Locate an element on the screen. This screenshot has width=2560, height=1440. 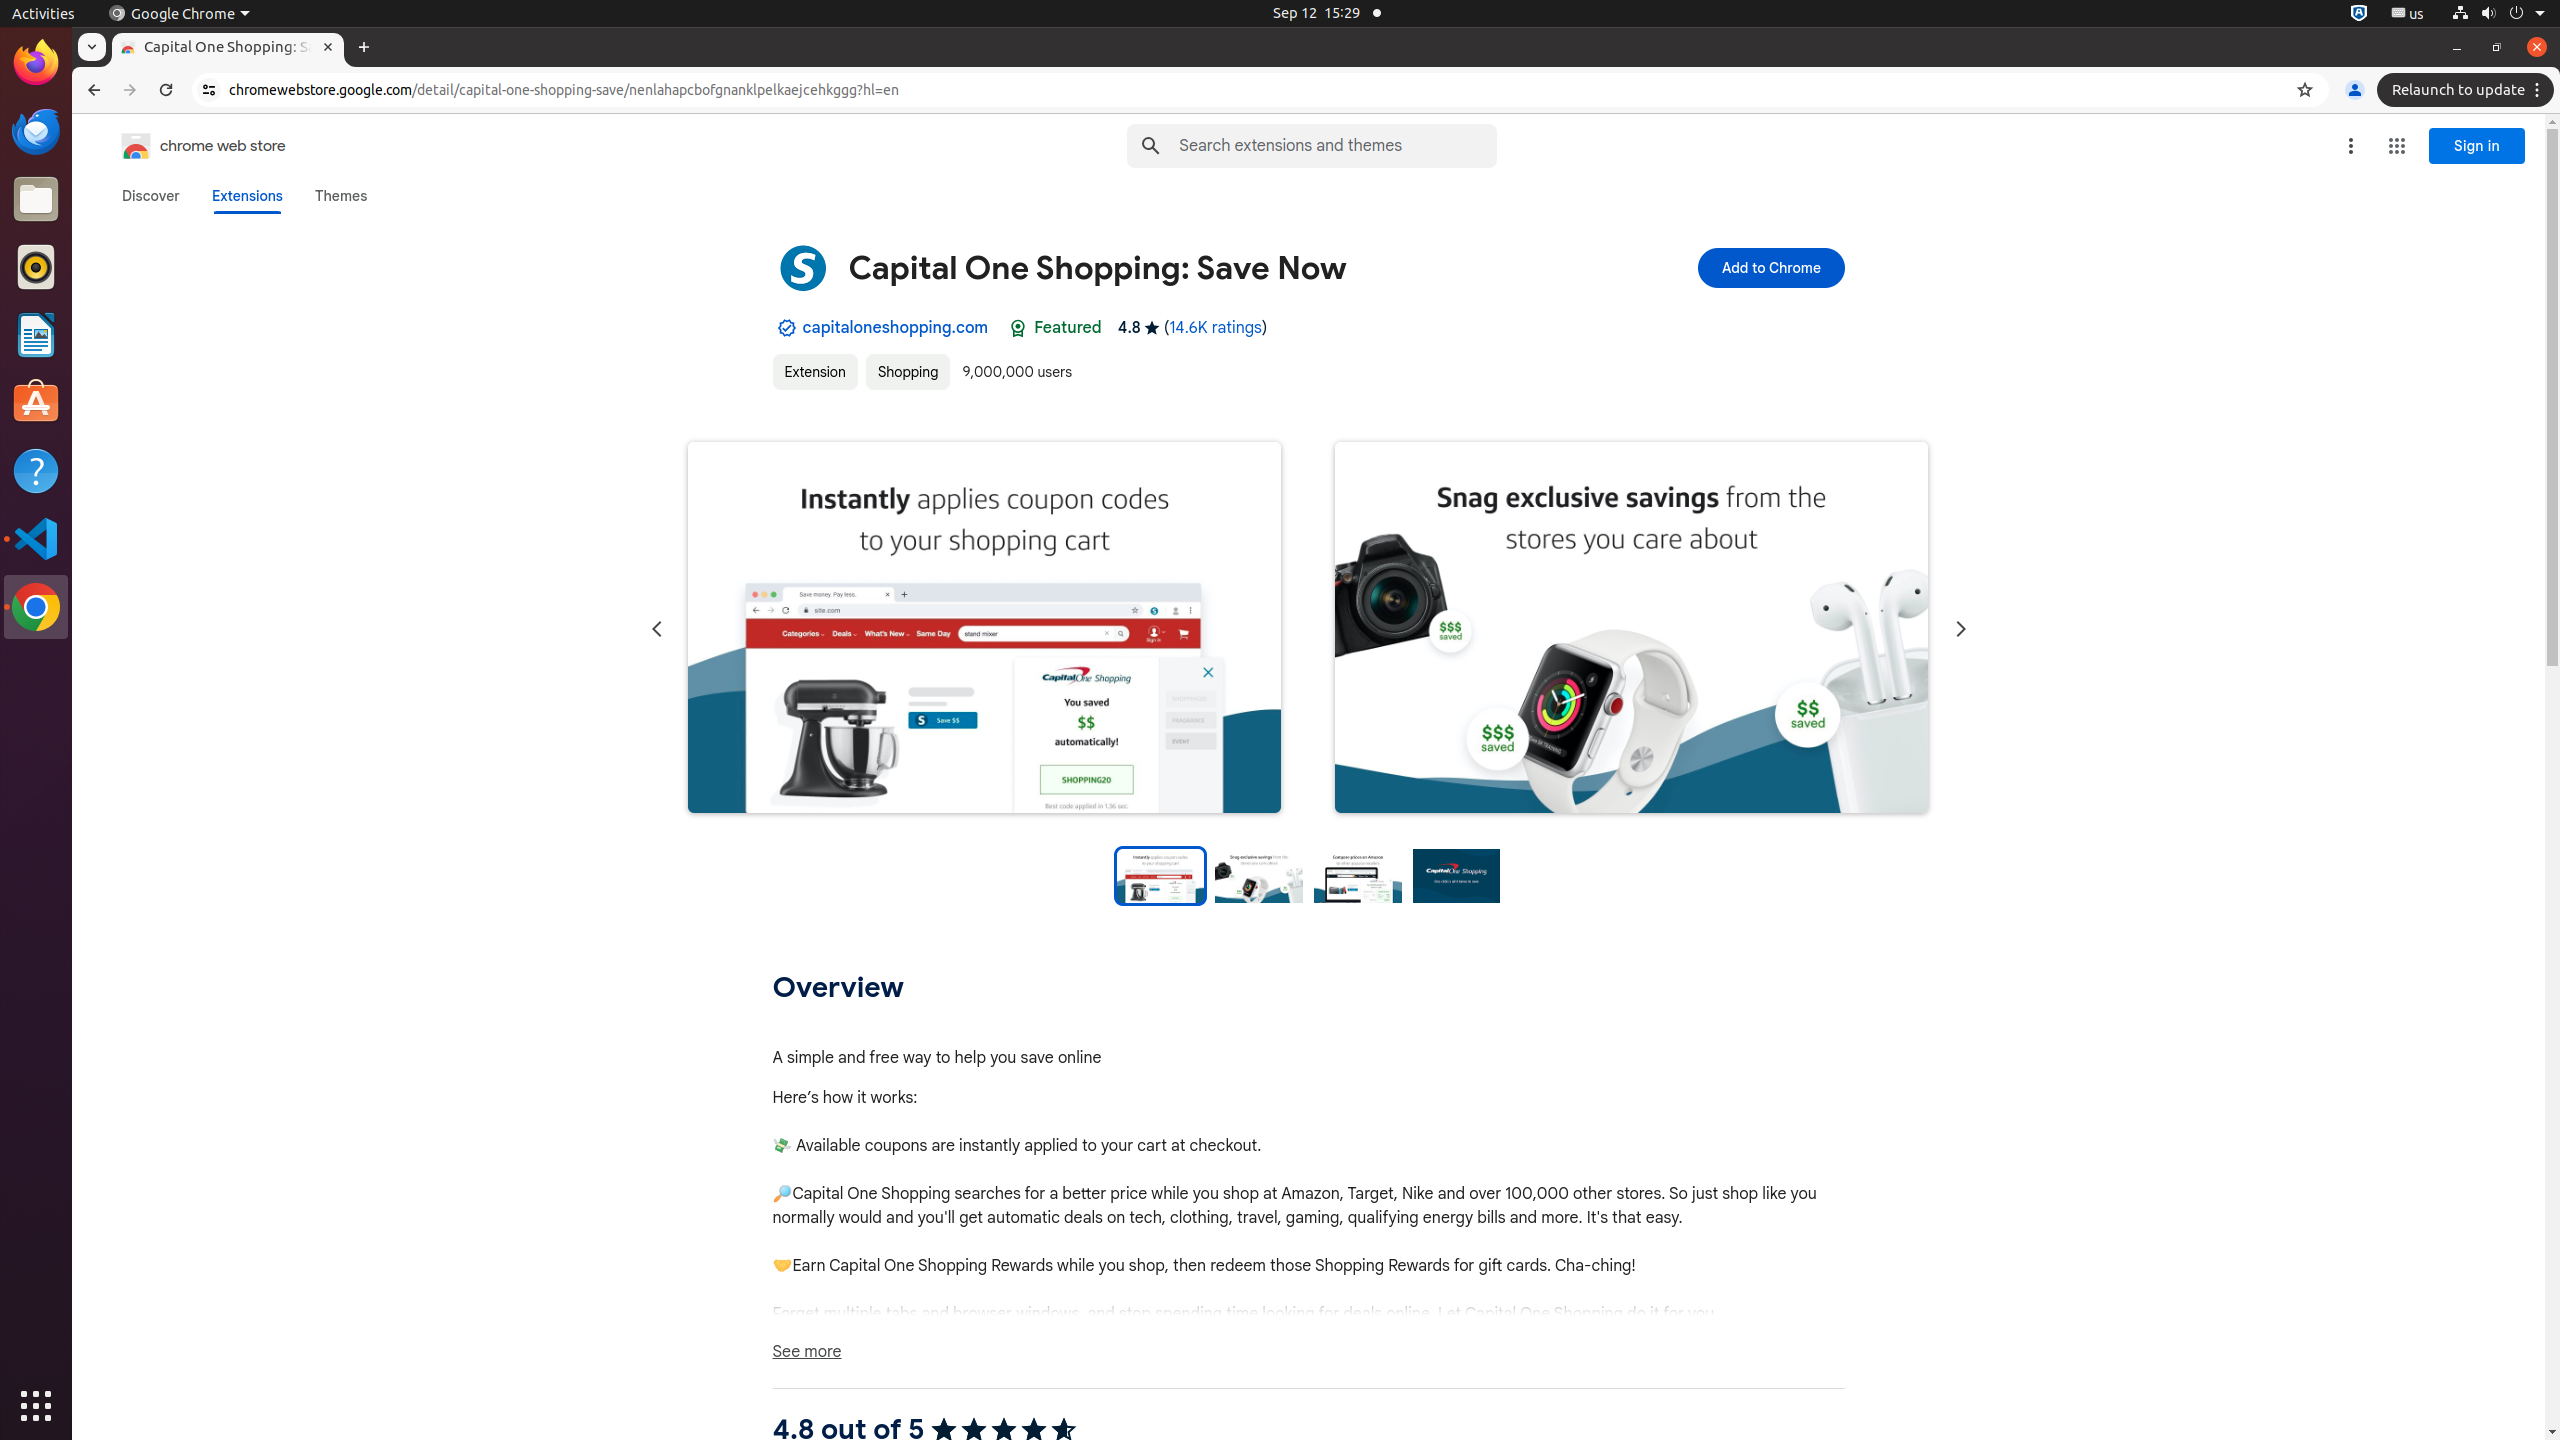
'Previous slide' is located at coordinates (656, 628).